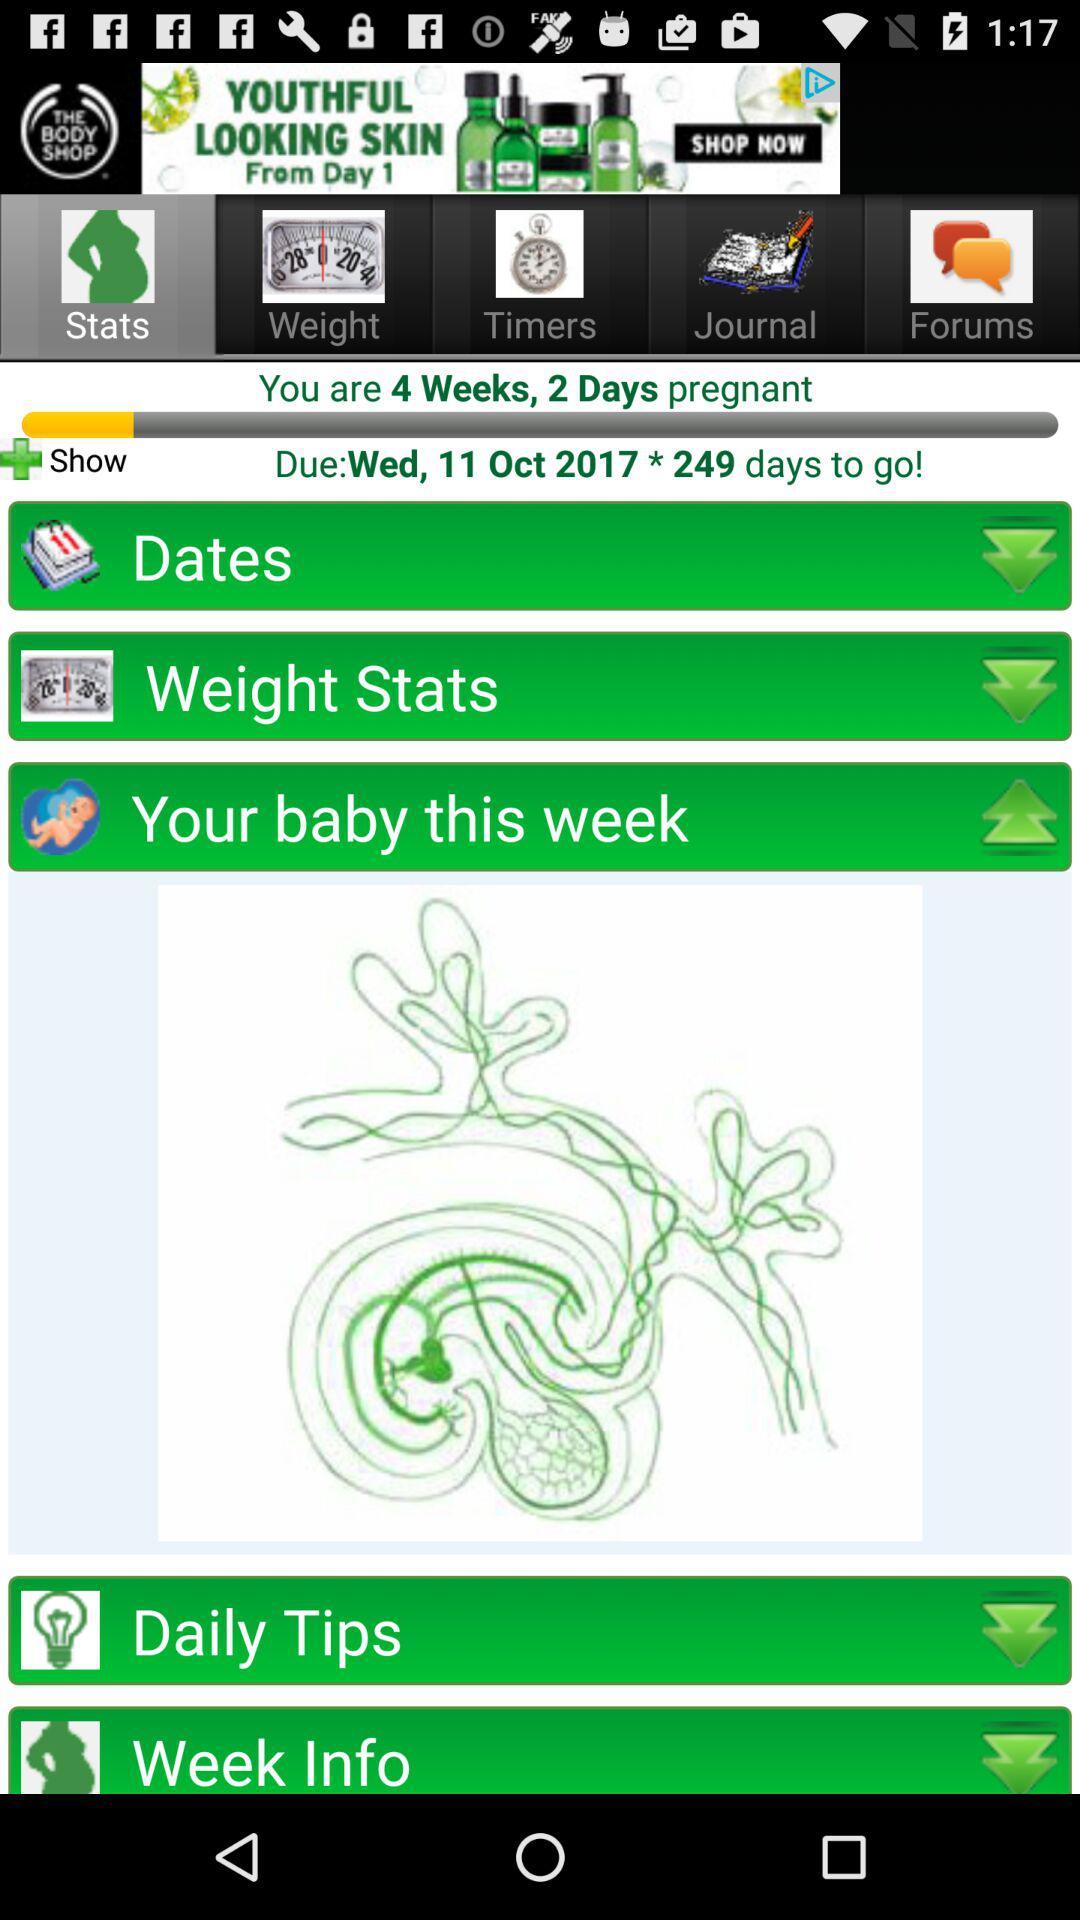 This screenshot has width=1080, height=1920. What do you see at coordinates (419, 127) in the screenshot?
I see `open advertisement` at bounding box center [419, 127].